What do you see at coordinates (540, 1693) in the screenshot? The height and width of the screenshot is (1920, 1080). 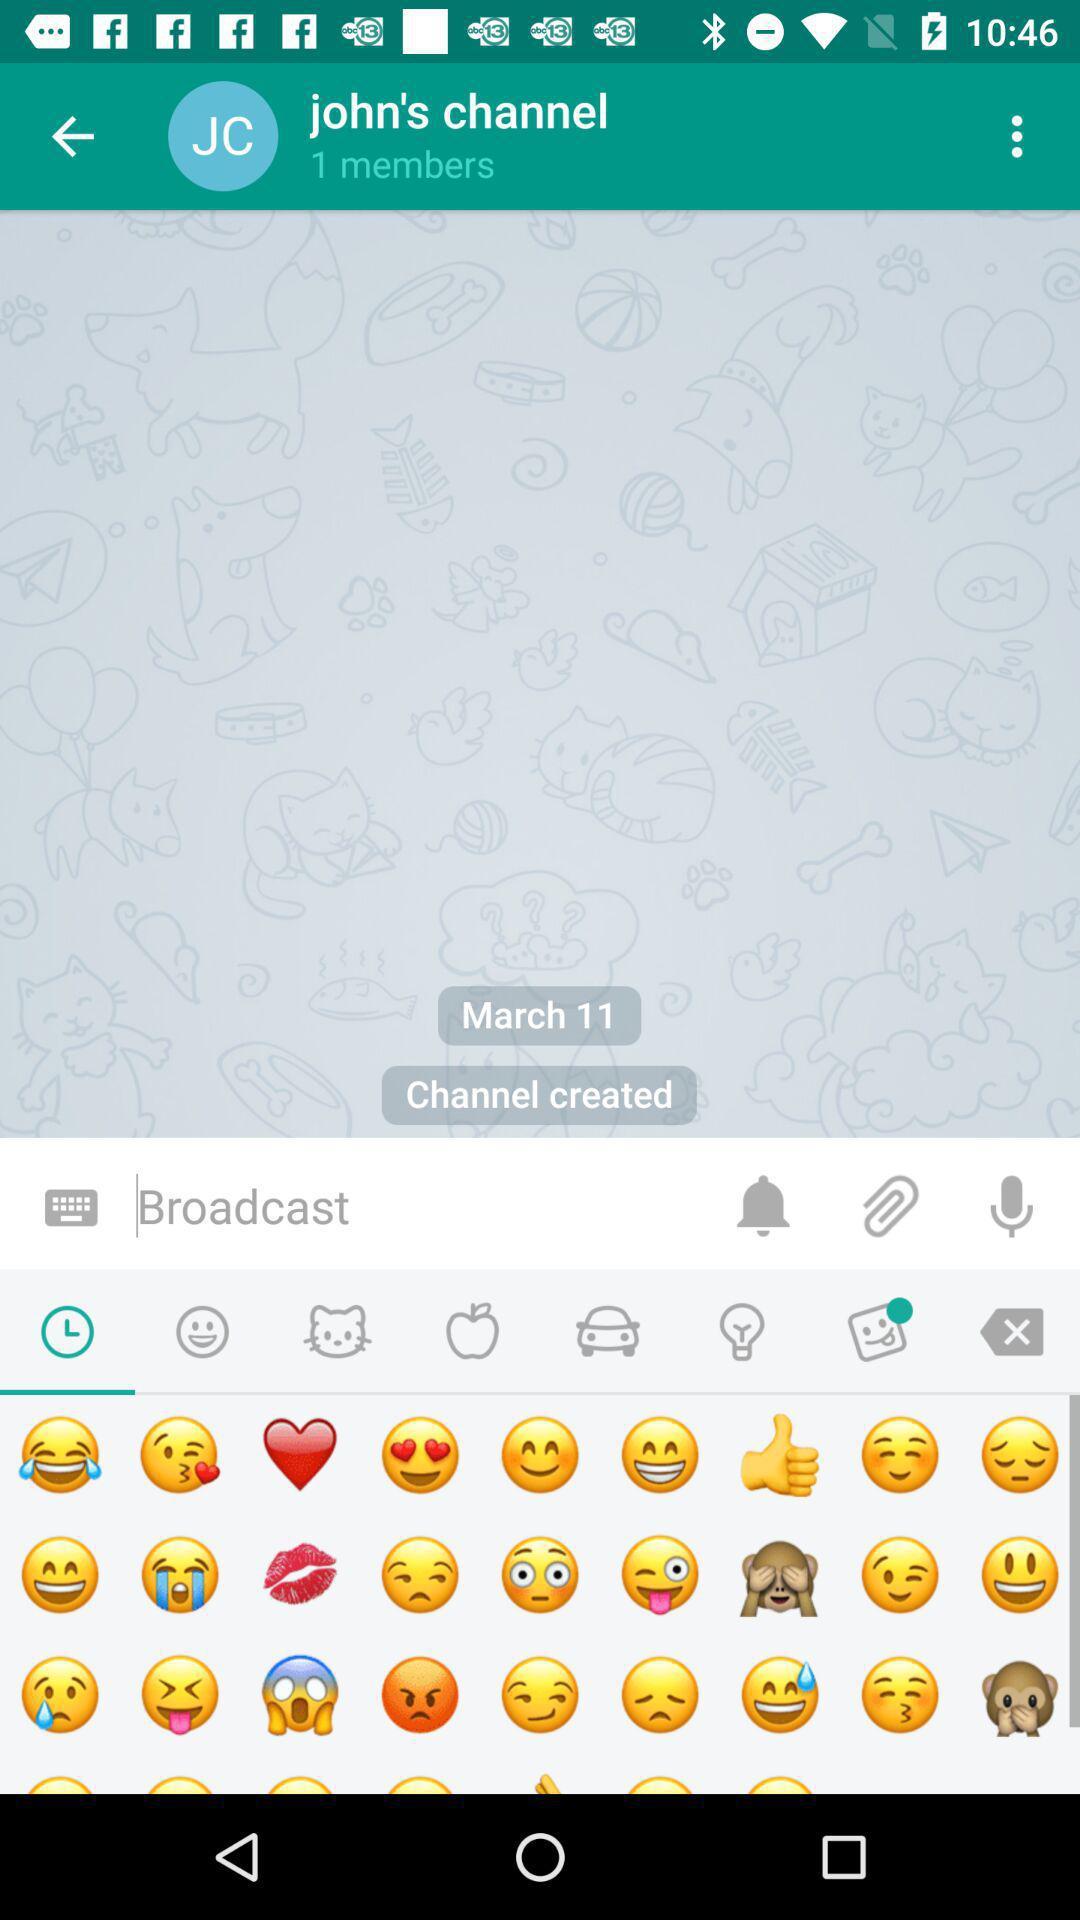 I see `the emoji icon` at bounding box center [540, 1693].